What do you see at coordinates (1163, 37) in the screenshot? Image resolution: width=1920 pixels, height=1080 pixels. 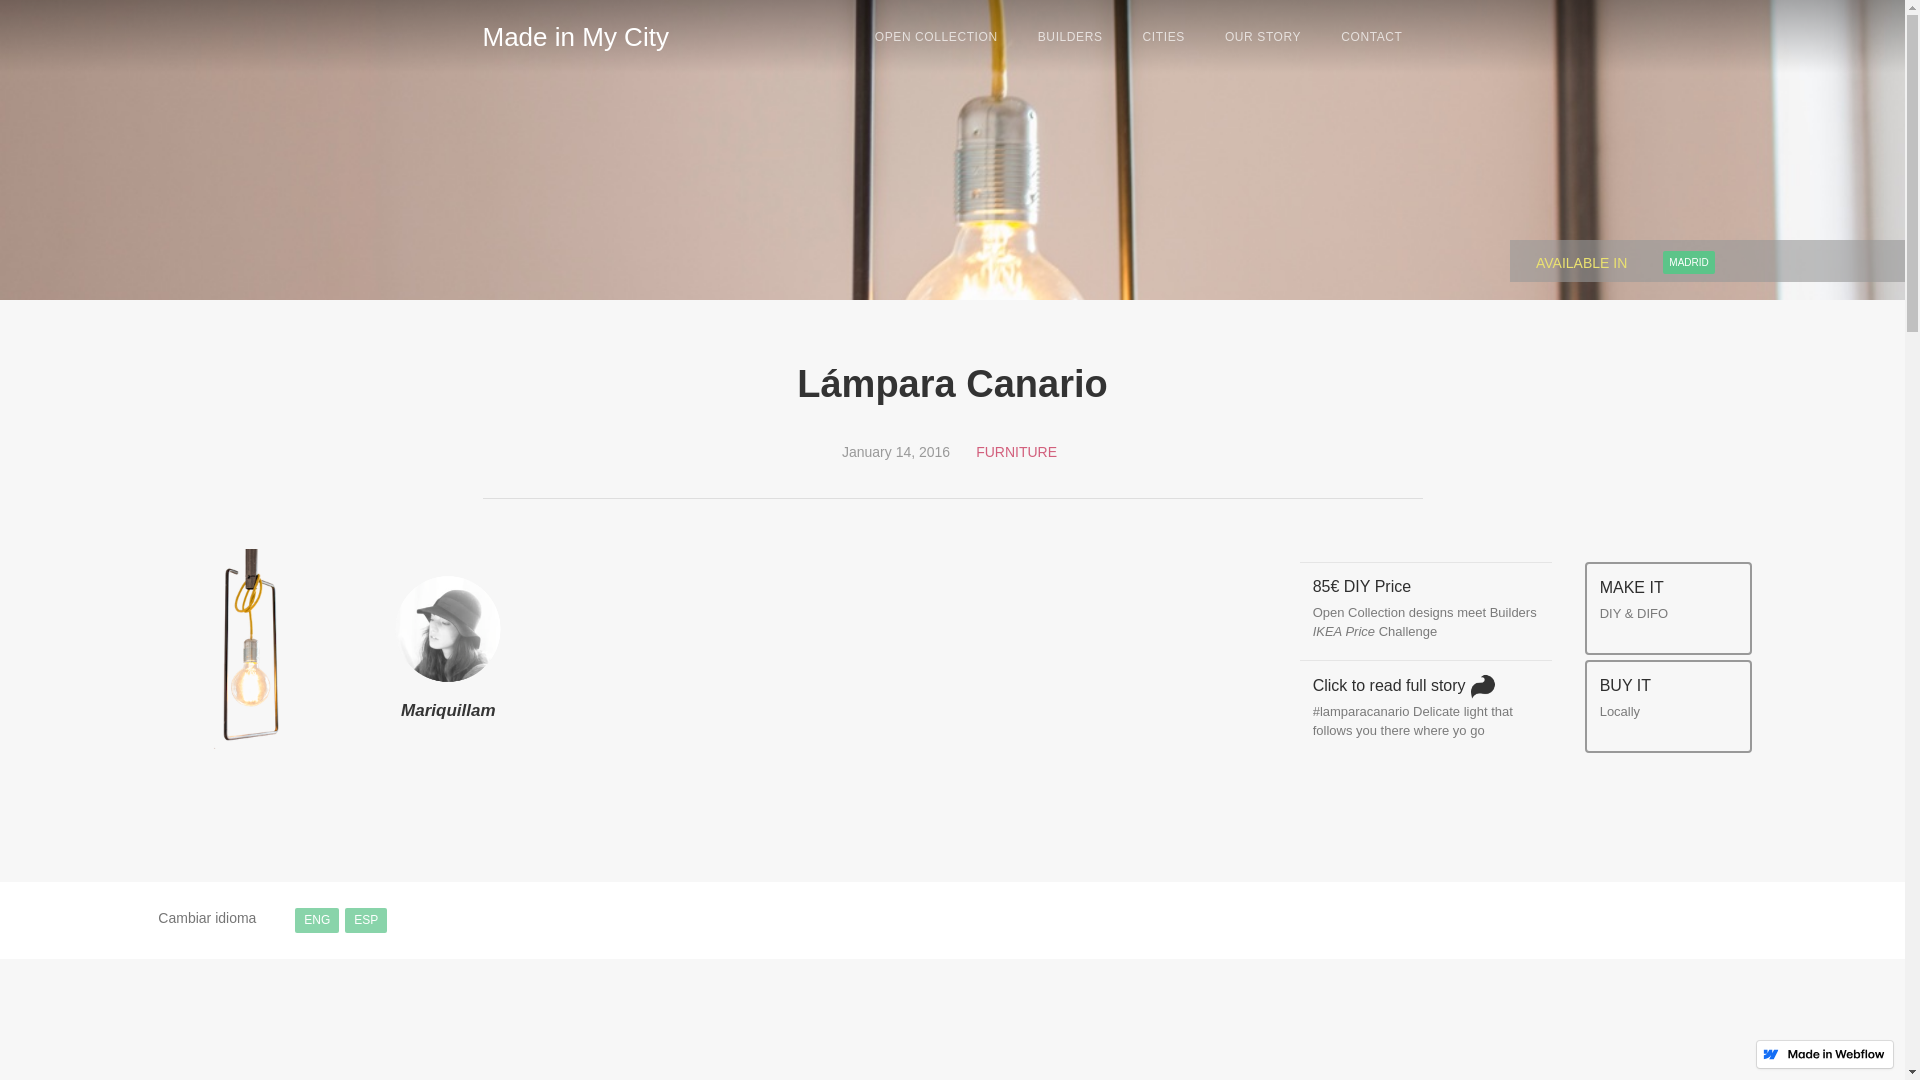 I see `'CITIES'` at bounding box center [1163, 37].